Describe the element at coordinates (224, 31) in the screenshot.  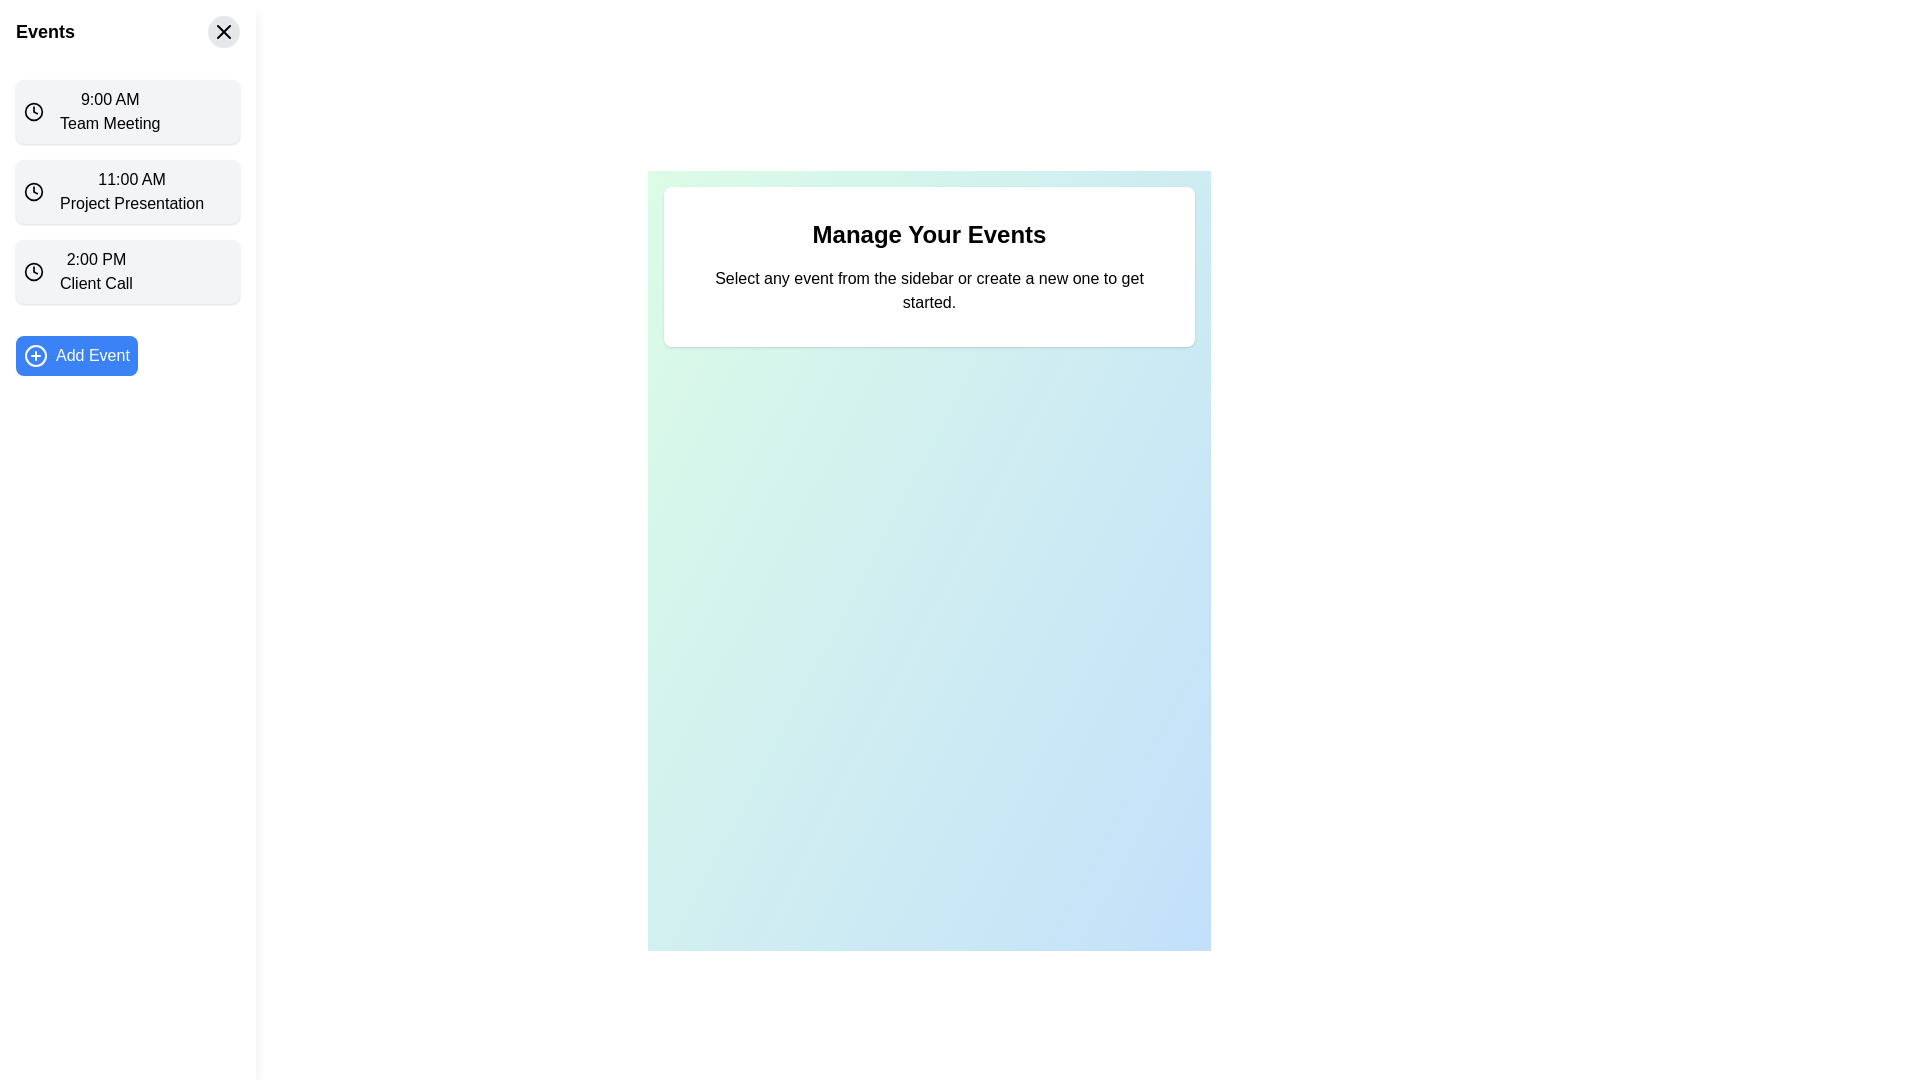
I see `the 'X' icon located in the top-right corner of the sidebar header, adjacent to the title 'Events'` at that location.